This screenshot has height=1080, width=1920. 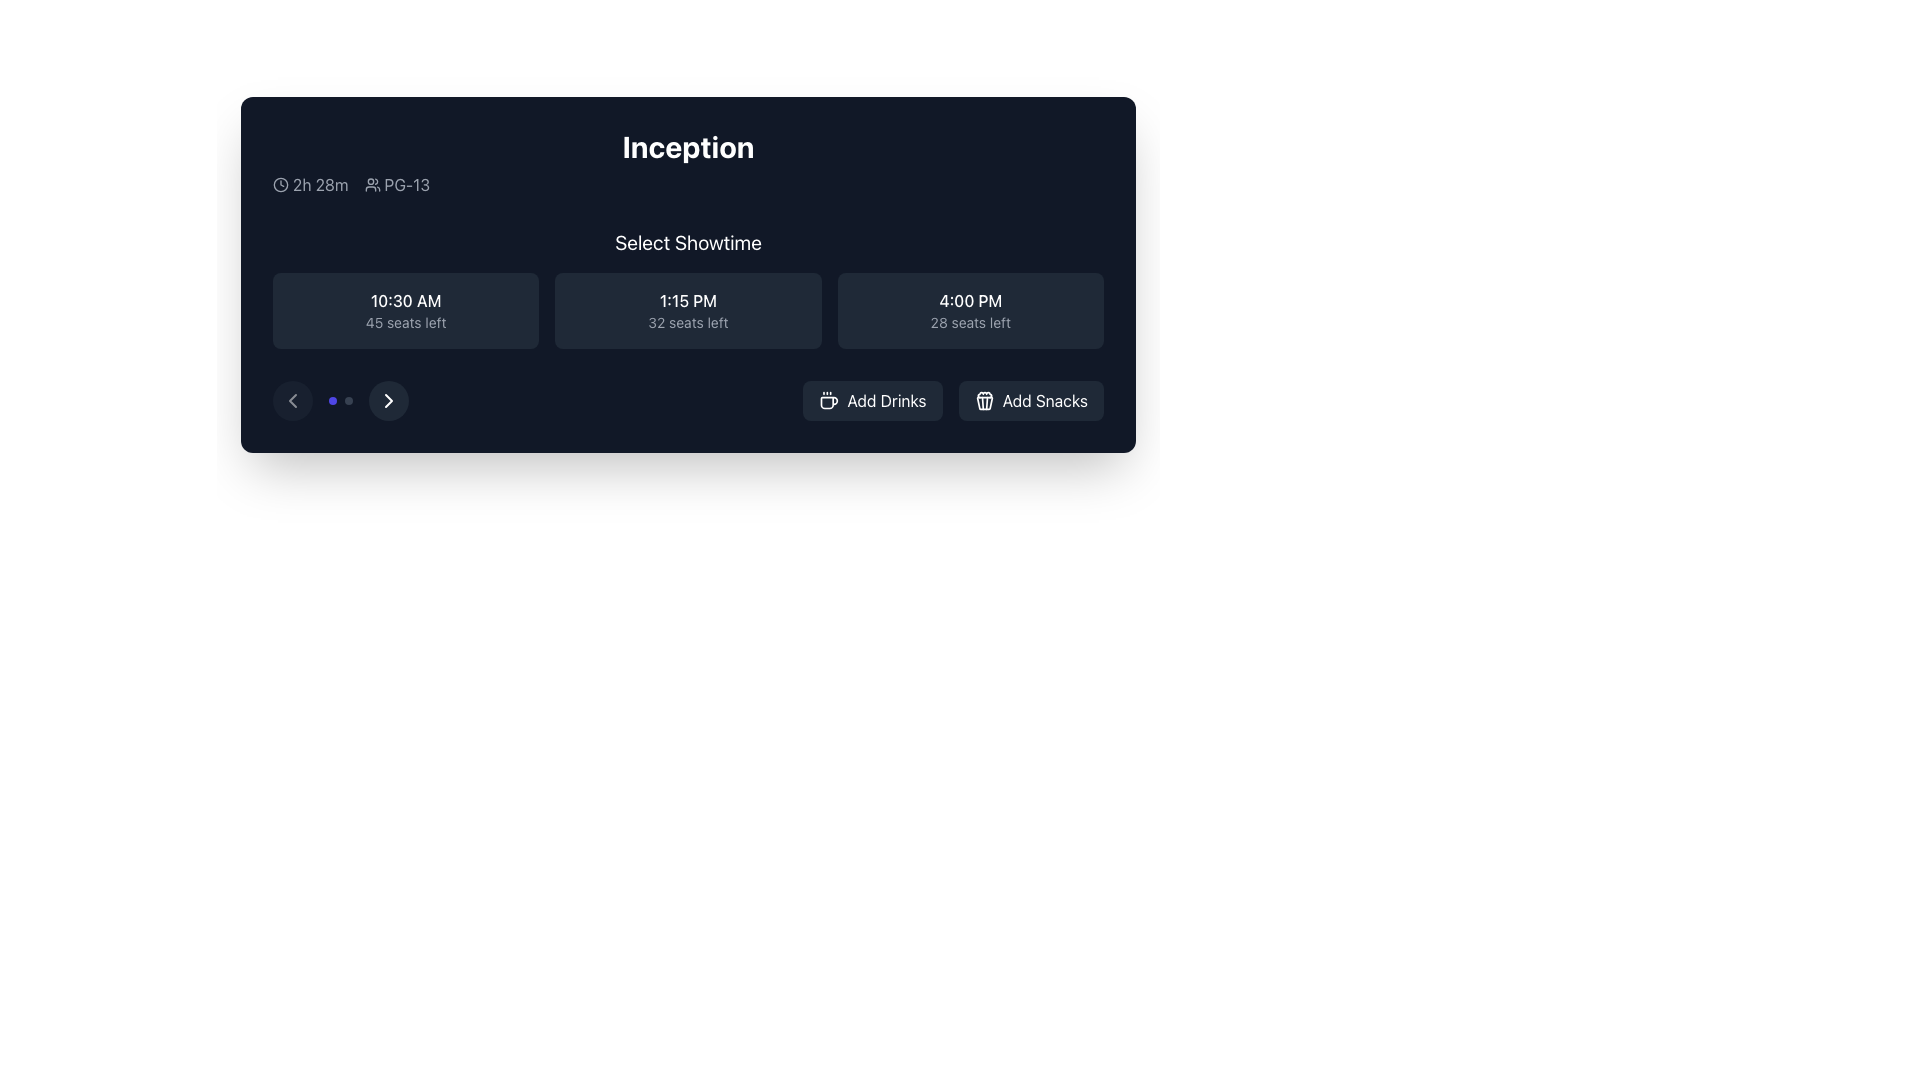 I want to click on the text label displaying '10:30 AM' in bold white font, located in the 'Select Showtime' section, which indicates a time slot, so click(x=405, y=300).